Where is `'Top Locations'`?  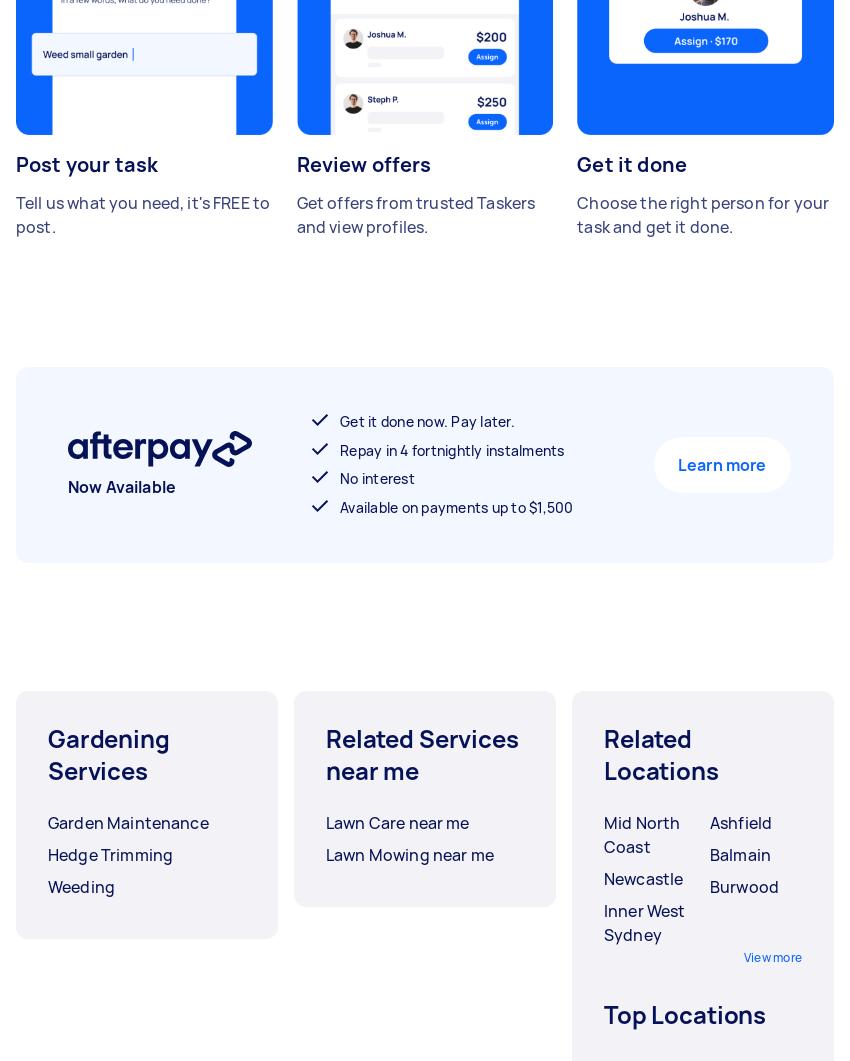
'Top Locations' is located at coordinates (603, 1012).